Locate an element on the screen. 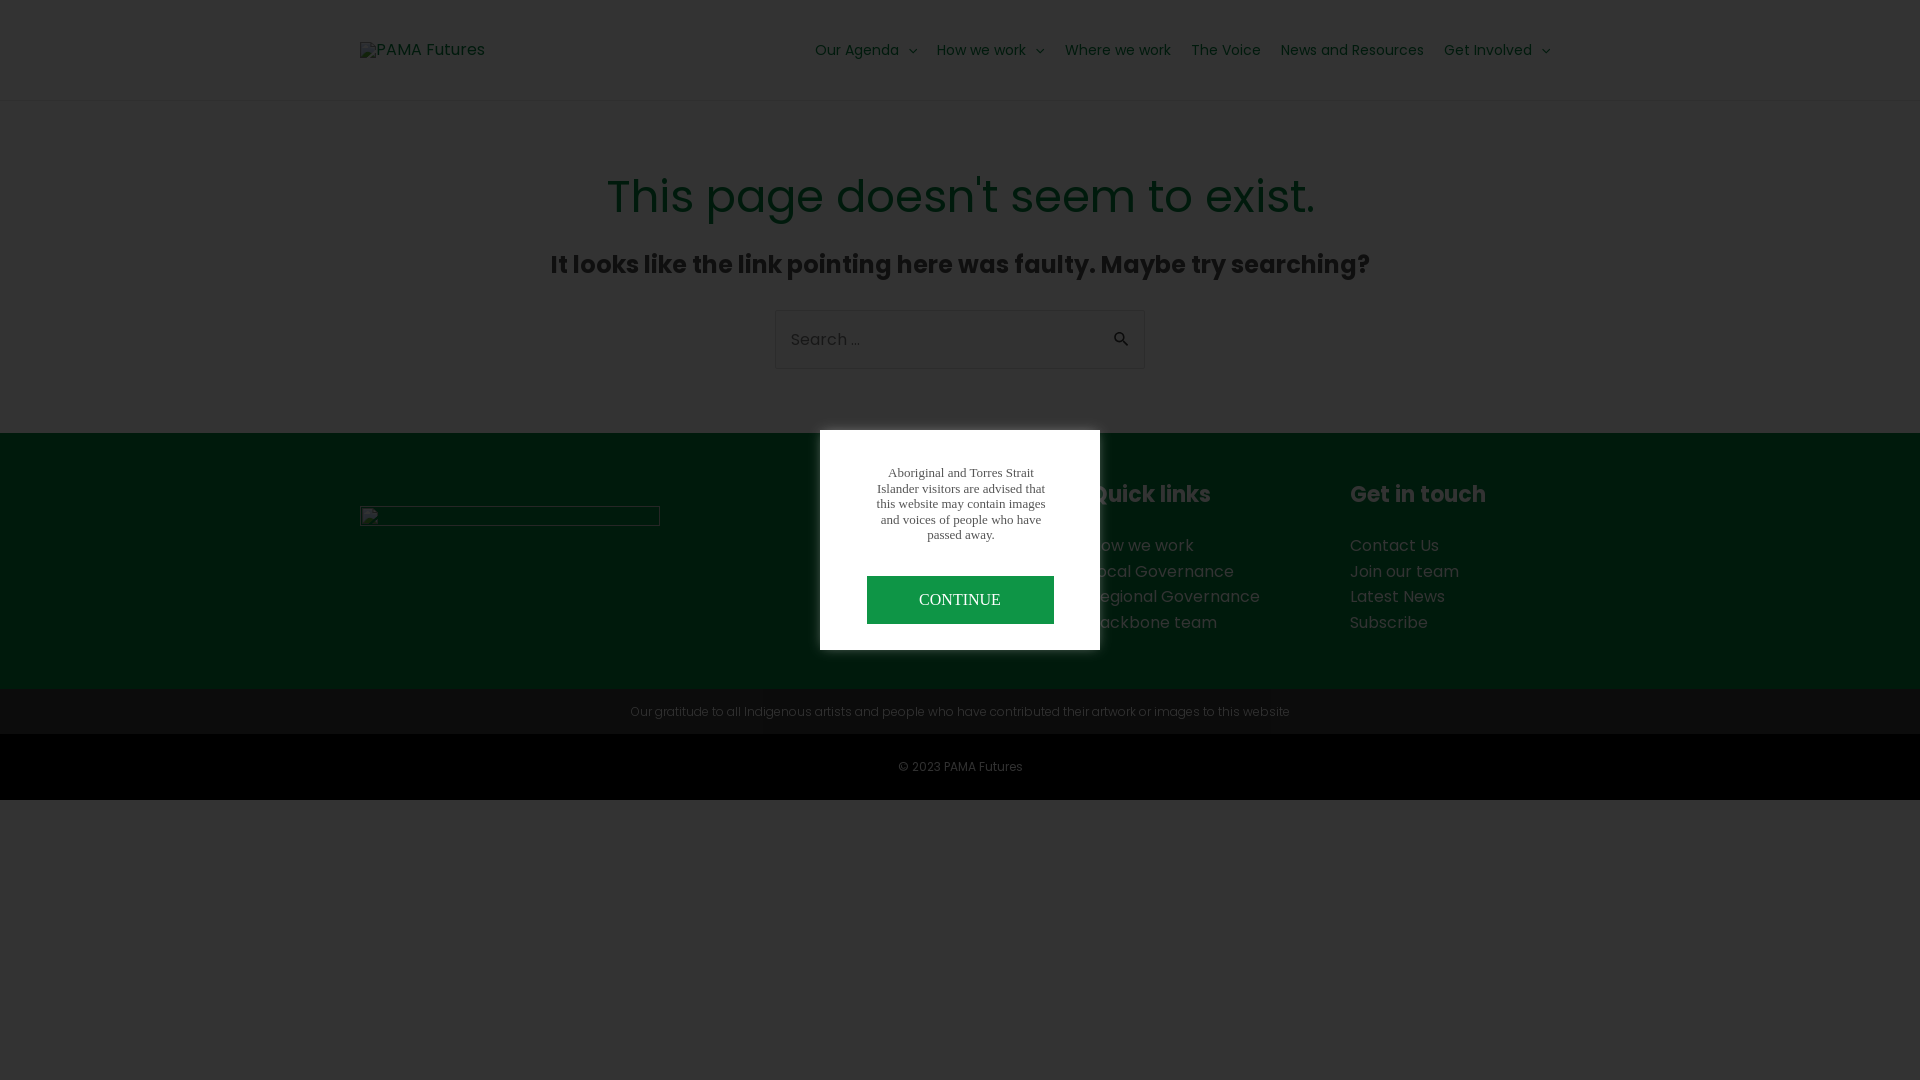  'The Voice' is located at coordinates (1180, 49).